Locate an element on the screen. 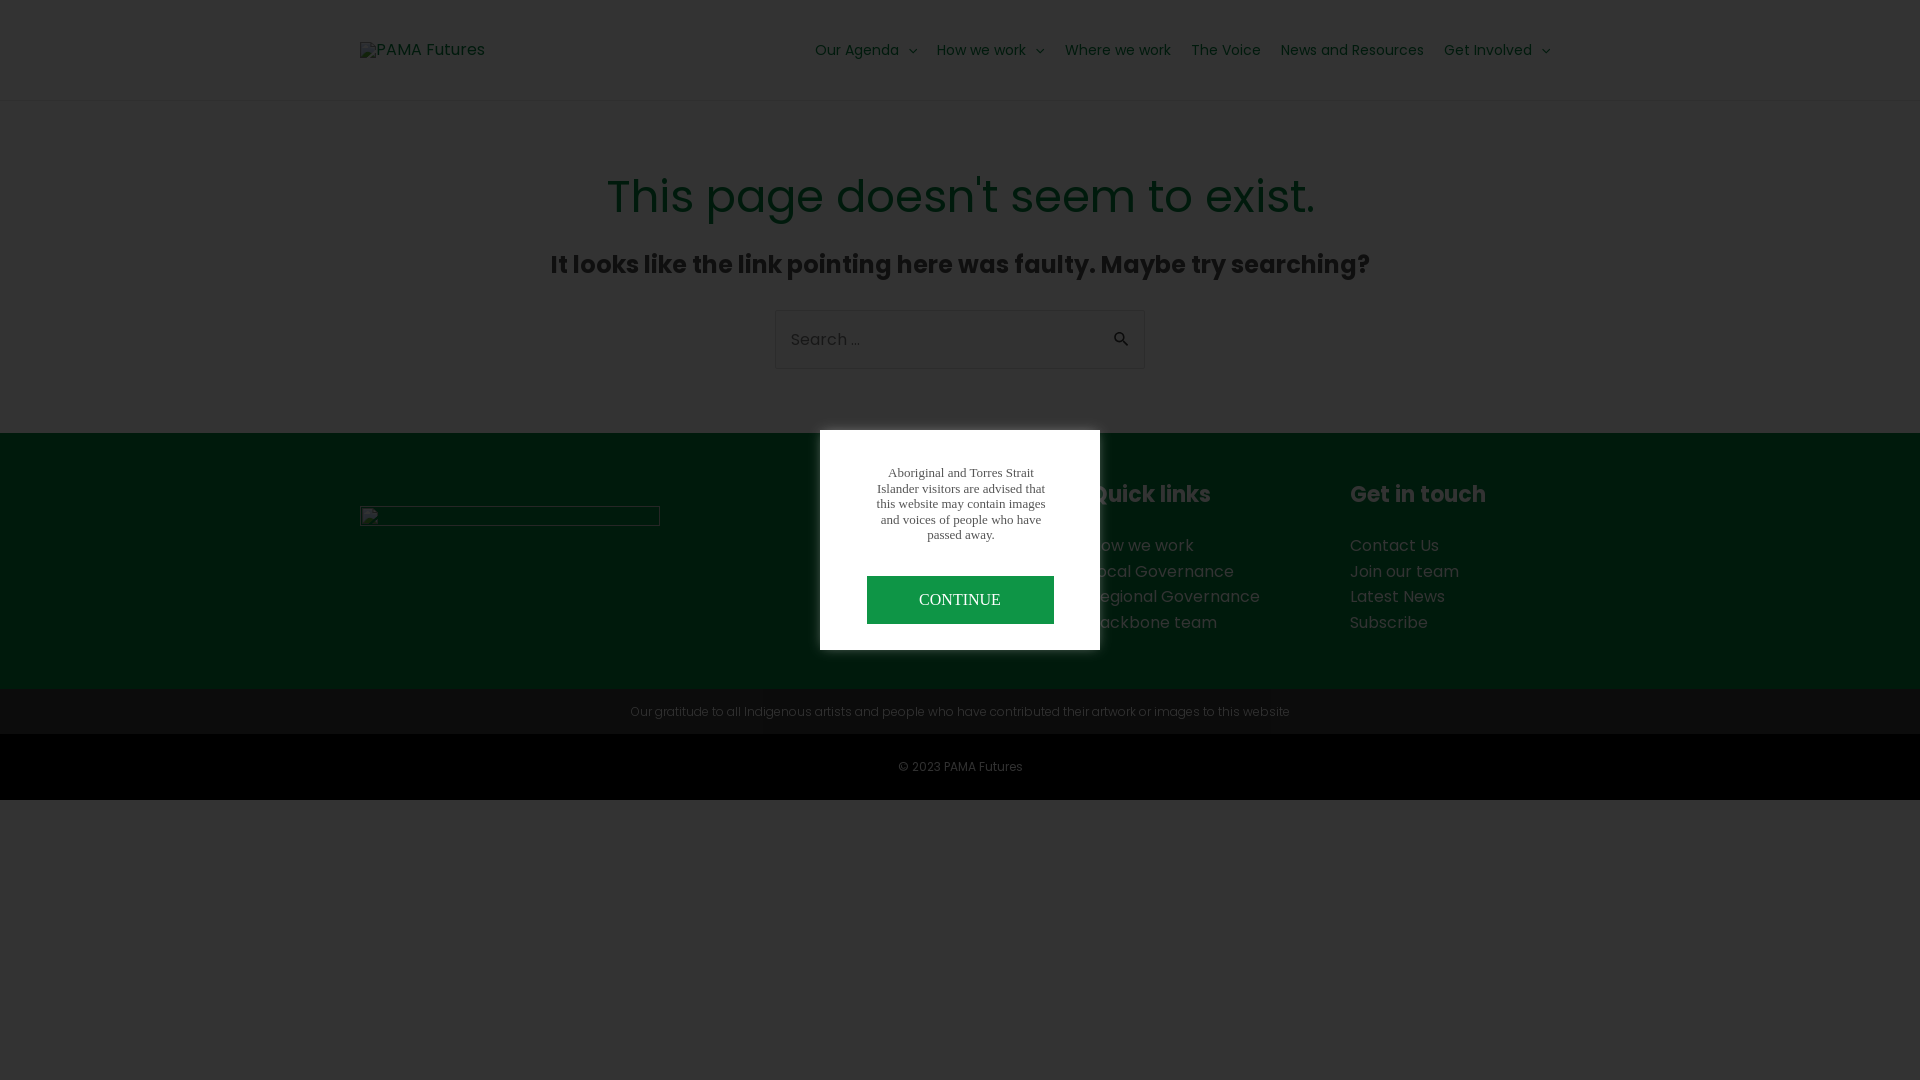  'The Voice' is located at coordinates (1180, 49).